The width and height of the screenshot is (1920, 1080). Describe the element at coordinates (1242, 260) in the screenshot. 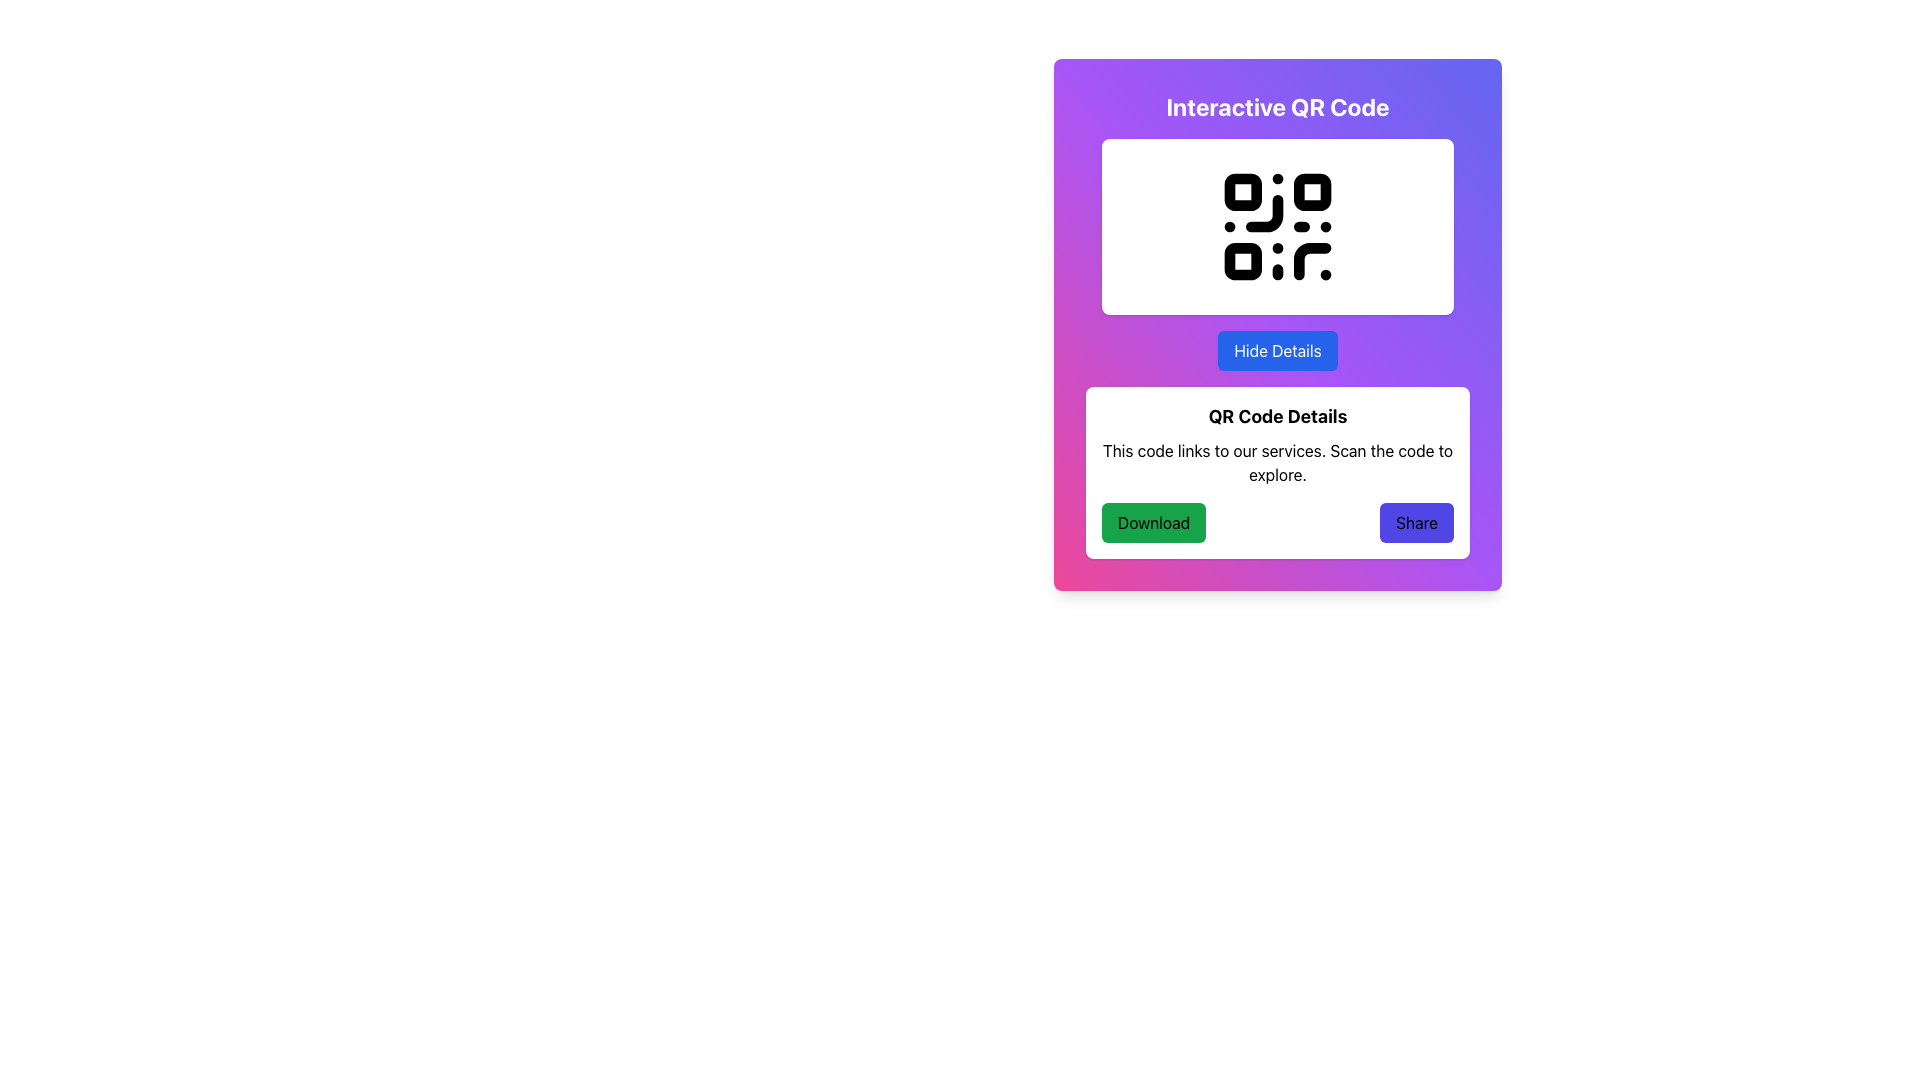

I see `the rectangular SVG element that is part of the QR code structure, located in the bottom-left quadrant of the QR code` at that location.